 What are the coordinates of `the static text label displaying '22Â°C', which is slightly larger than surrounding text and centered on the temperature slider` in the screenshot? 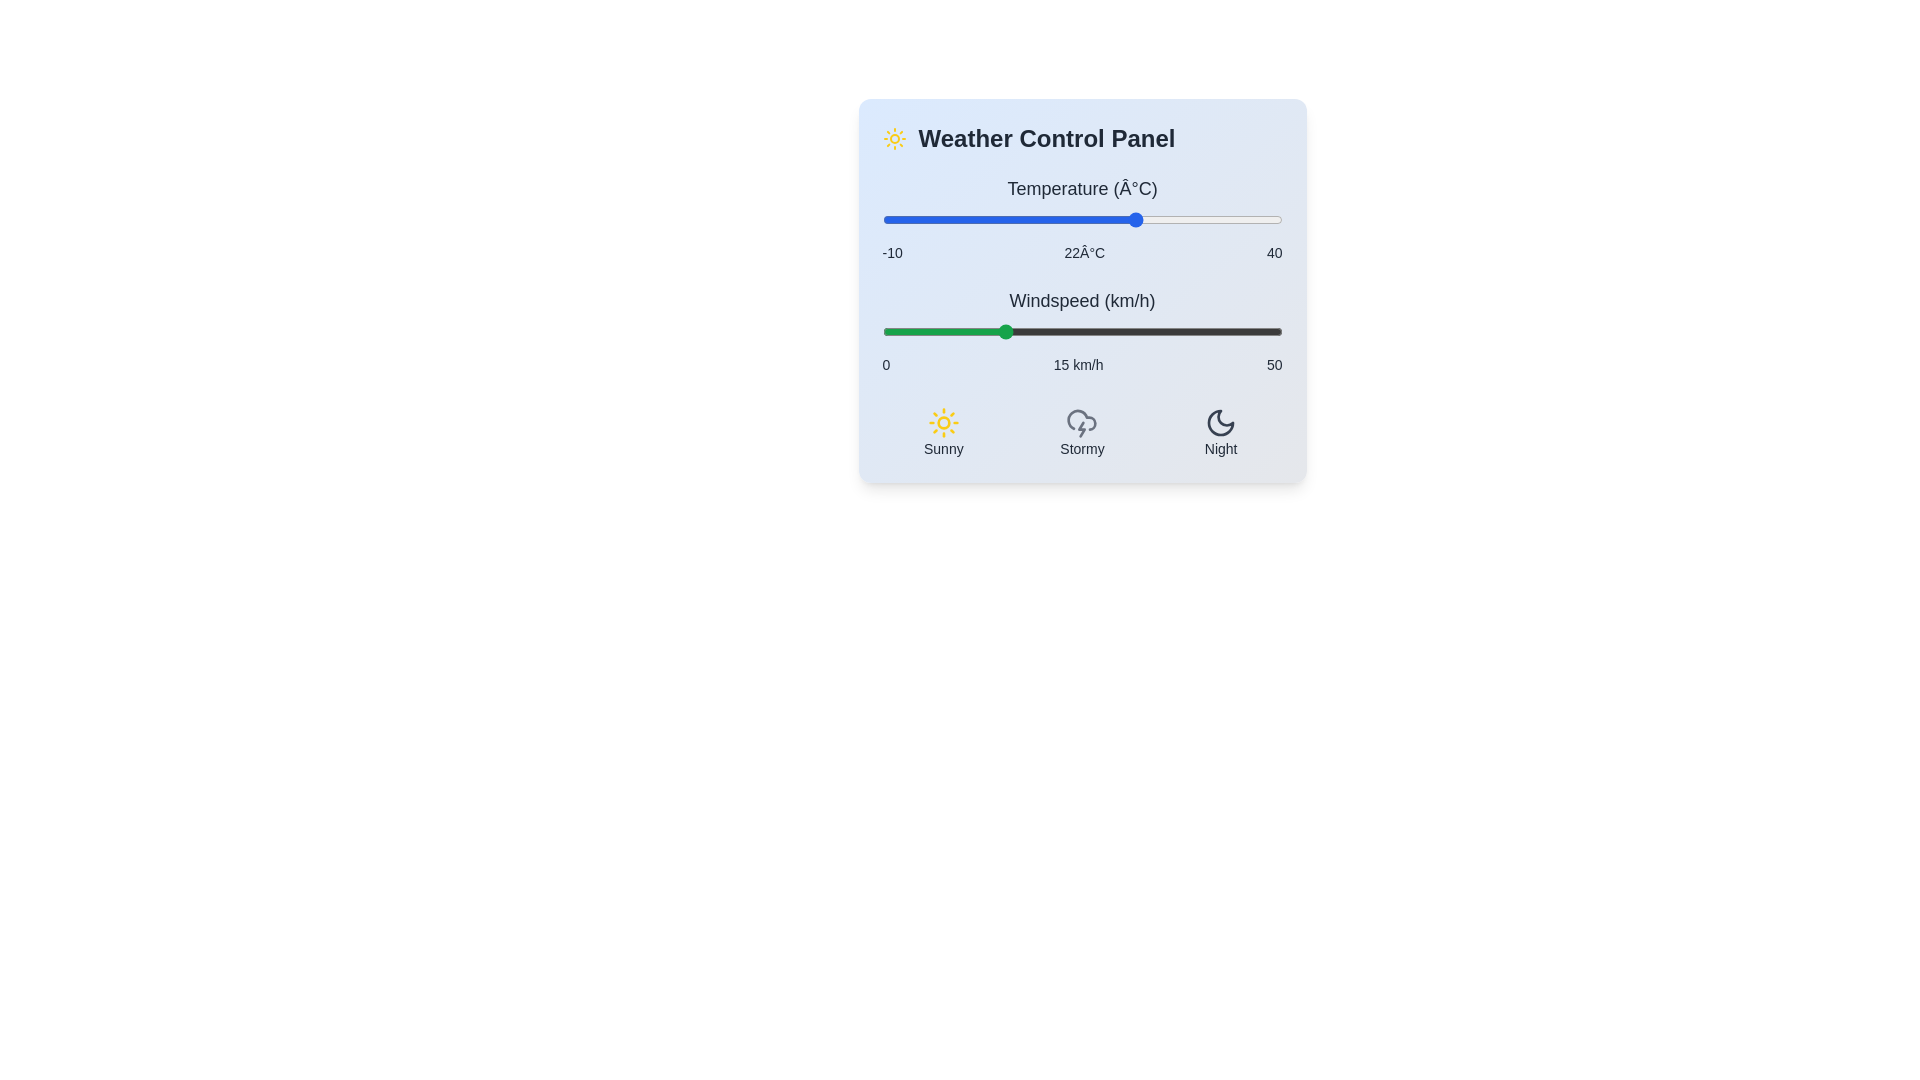 It's located at (1083, 252).